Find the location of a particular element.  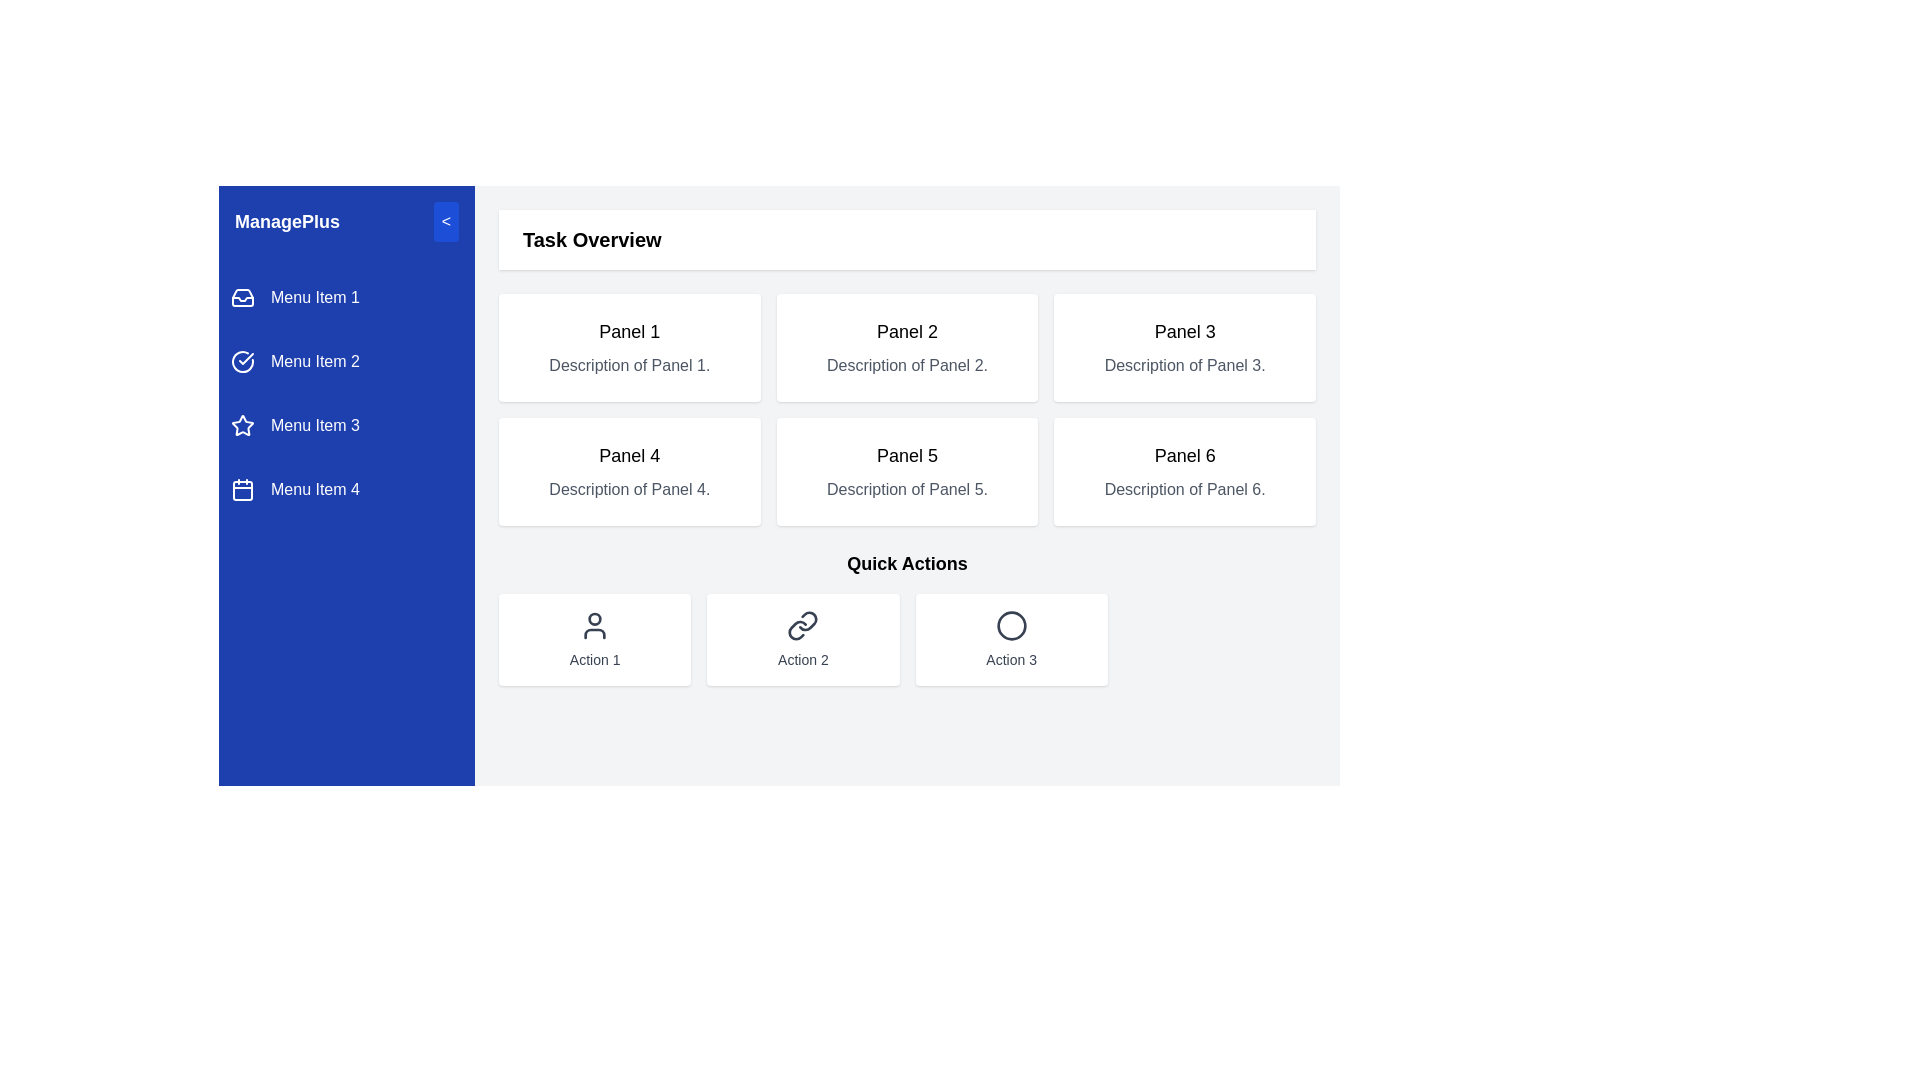

text label that displays 'Panel 4', which is styled in a larger, bold font and is positioned in the first column of the second row of a grid layout is located at coordinates (628, 455).